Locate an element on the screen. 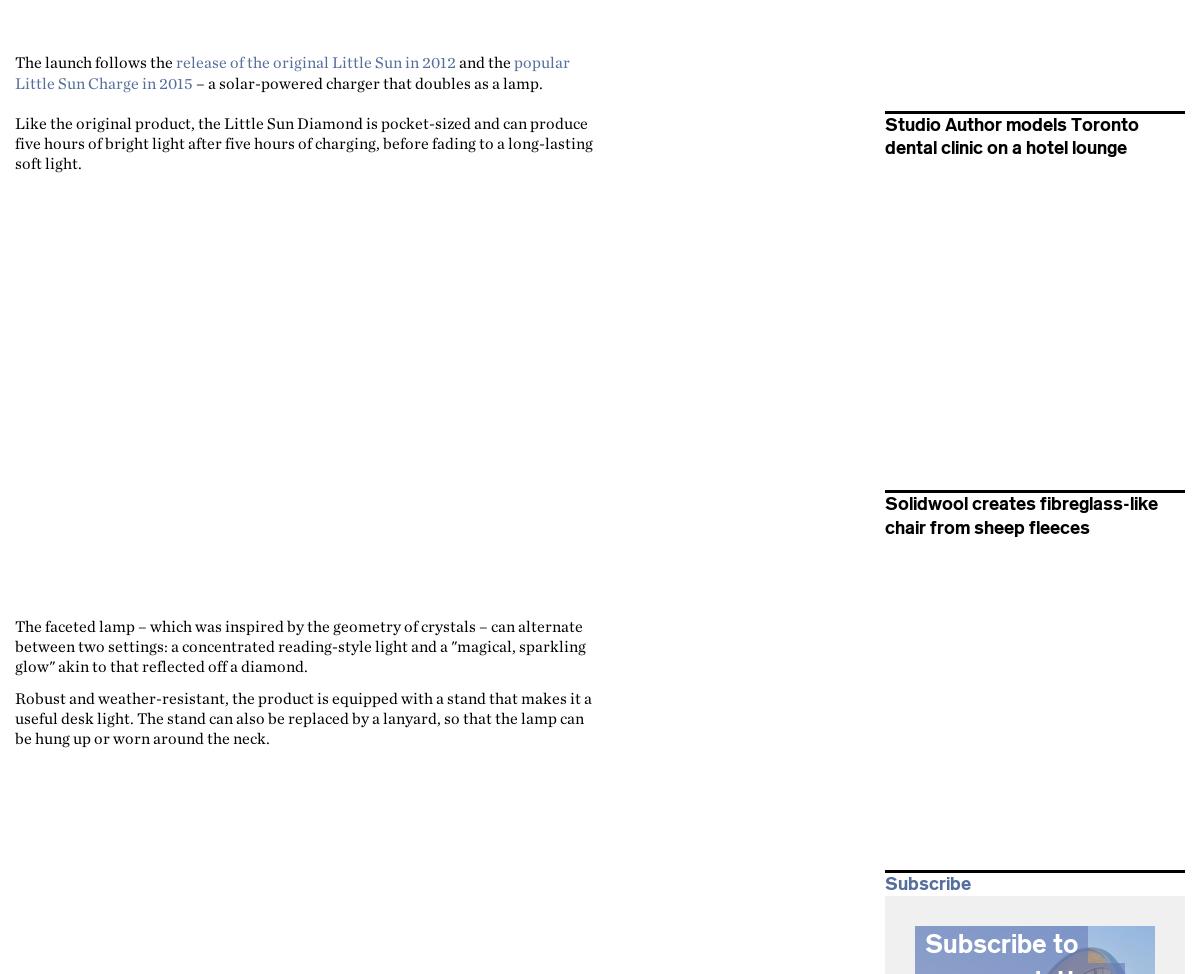 The width and height of the screenshot is (1200, 974). 'Robust and weather-resistant, the product is equipped with a stand that makes it a useful desk light. The stand can also be replaced by a lanyard, so that the lamp can be hung up or worn around the neck.' is located at coordinates (303, 717).